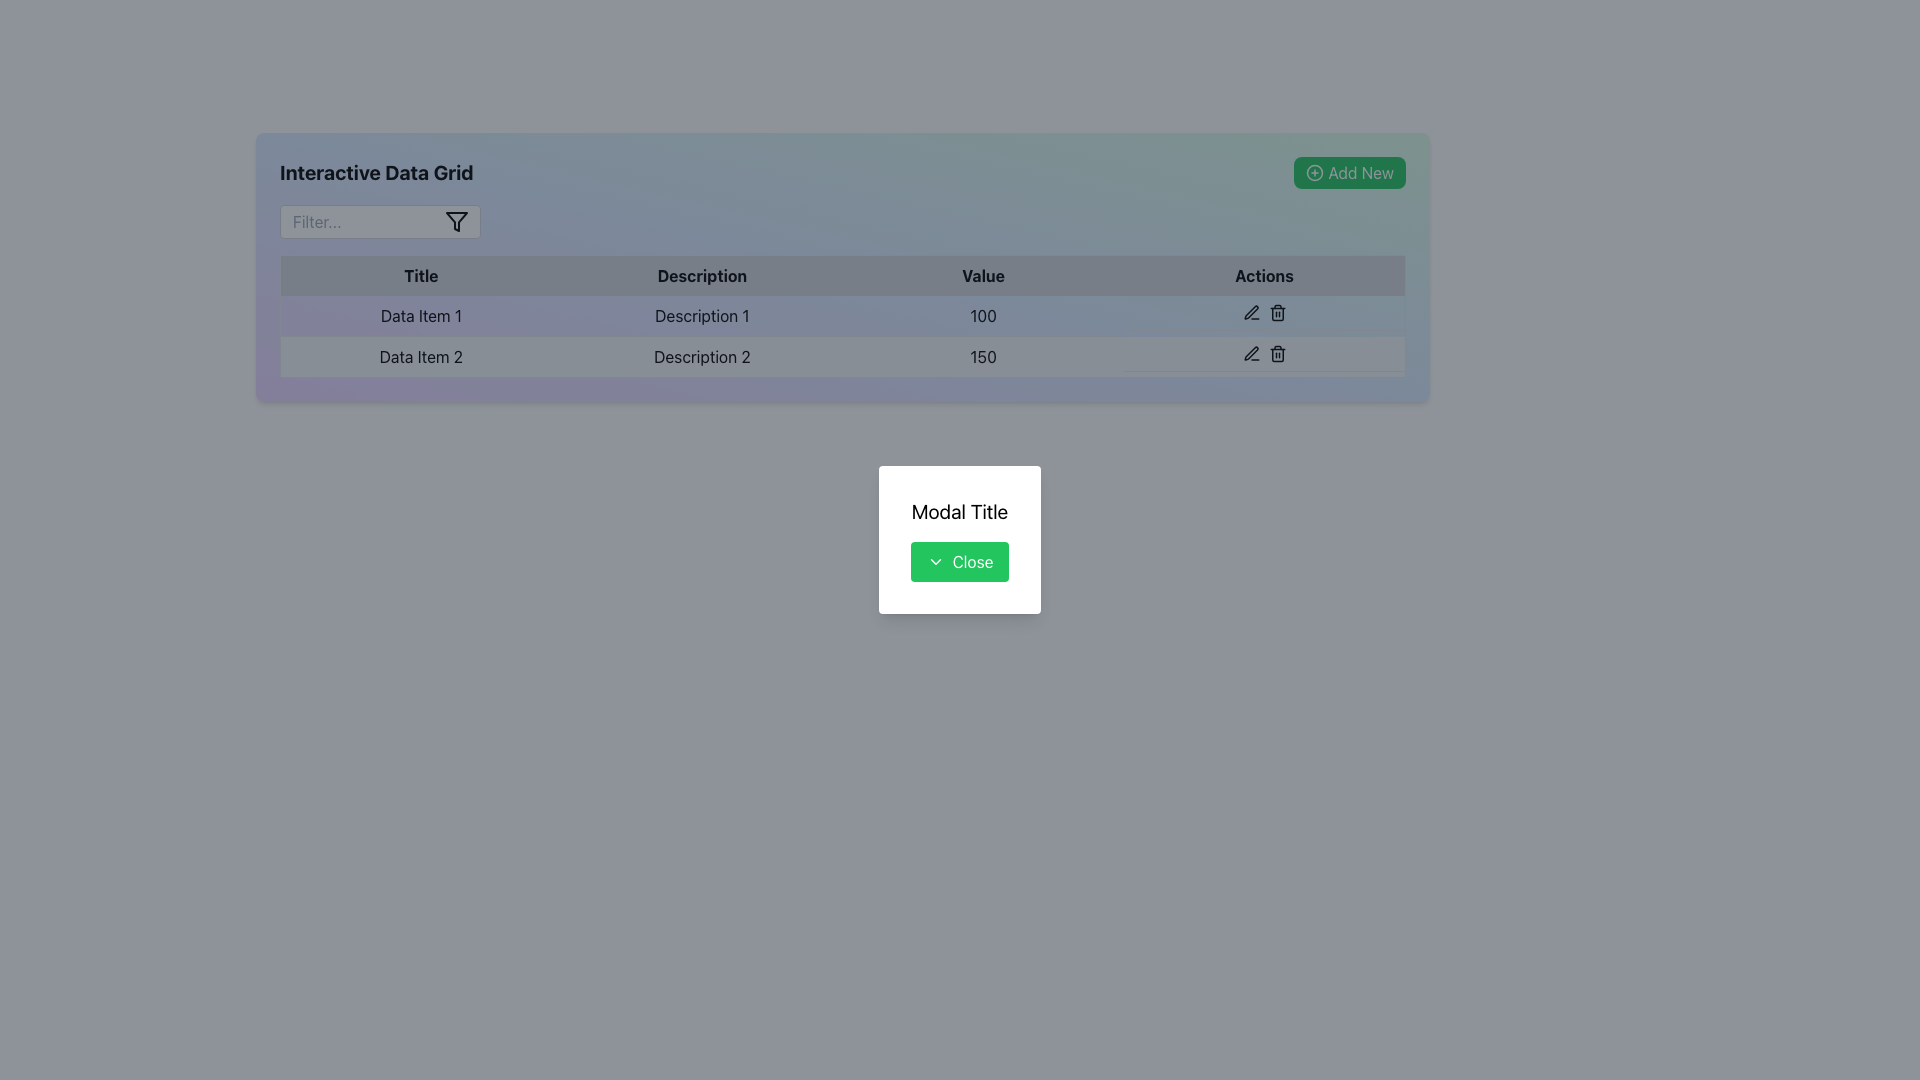 The width and height of the screenshot is (1920, 1080). What do you see at coordinates (1276, 312) in the screenshot?
I see `the Delete Icon Button, which resembles a trash can and is located in the Actions column for Data Item 1` at bounding box center [1276, 312].